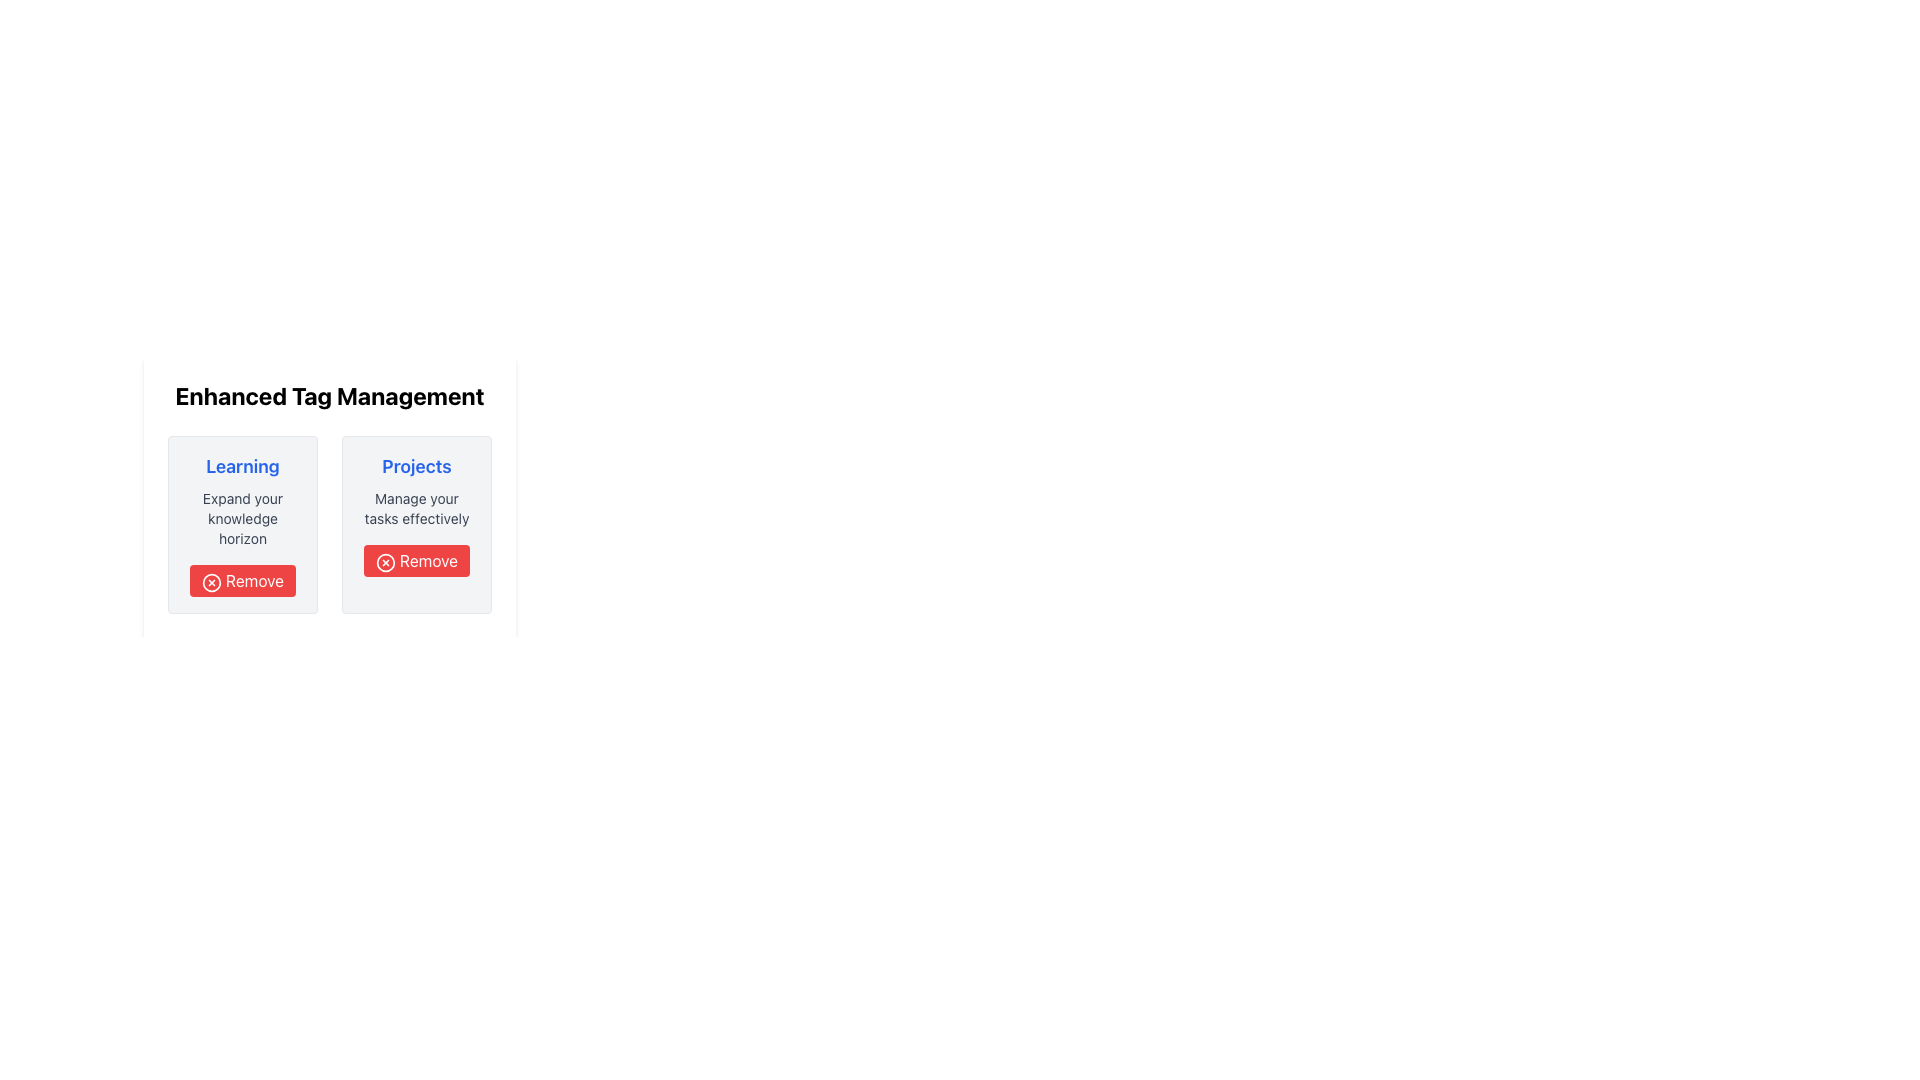  Describe the element at coordinates (416, 508) in the screenshot. I see `the static text element that reads 'Manage your tasks effectively', which is styled with small, gray-colored text and located below the 'Projects' heading` at that location.